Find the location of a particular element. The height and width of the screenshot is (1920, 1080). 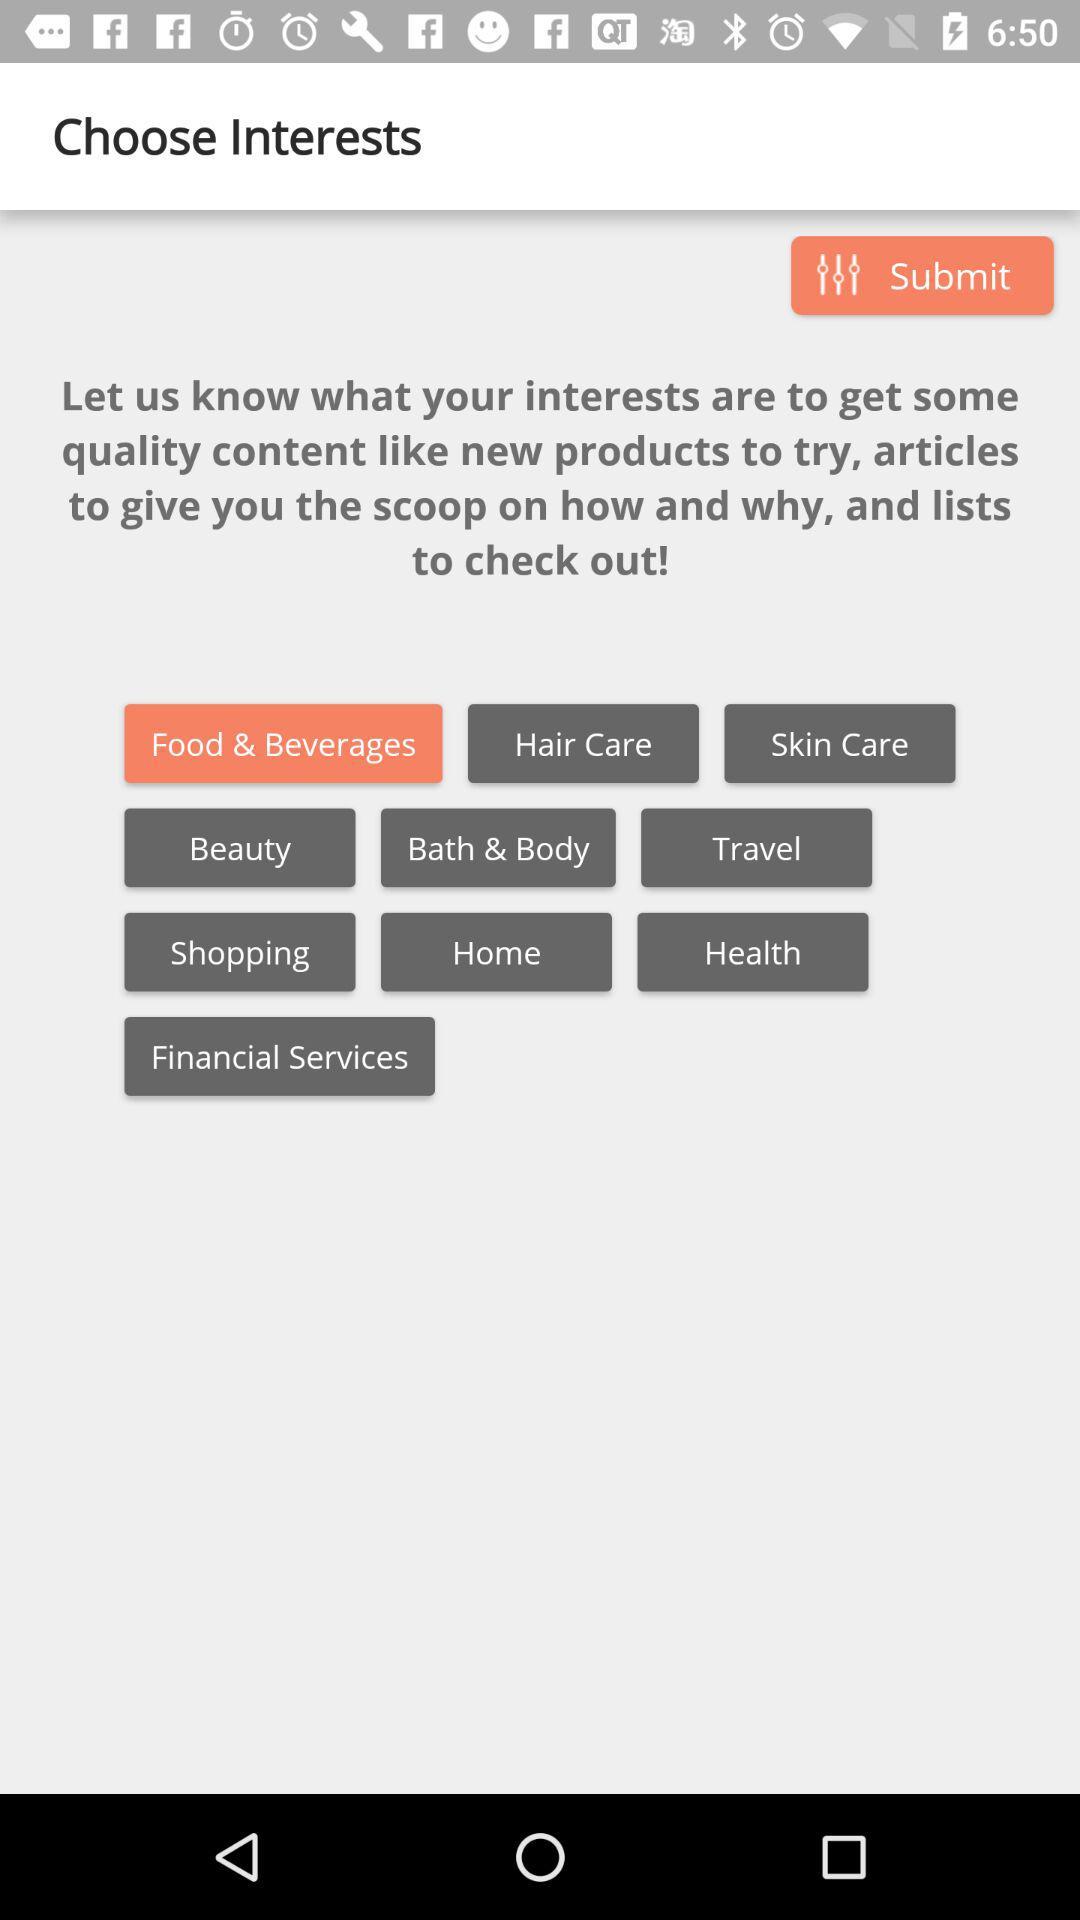

the shopping is located at coordinates (238, 951).